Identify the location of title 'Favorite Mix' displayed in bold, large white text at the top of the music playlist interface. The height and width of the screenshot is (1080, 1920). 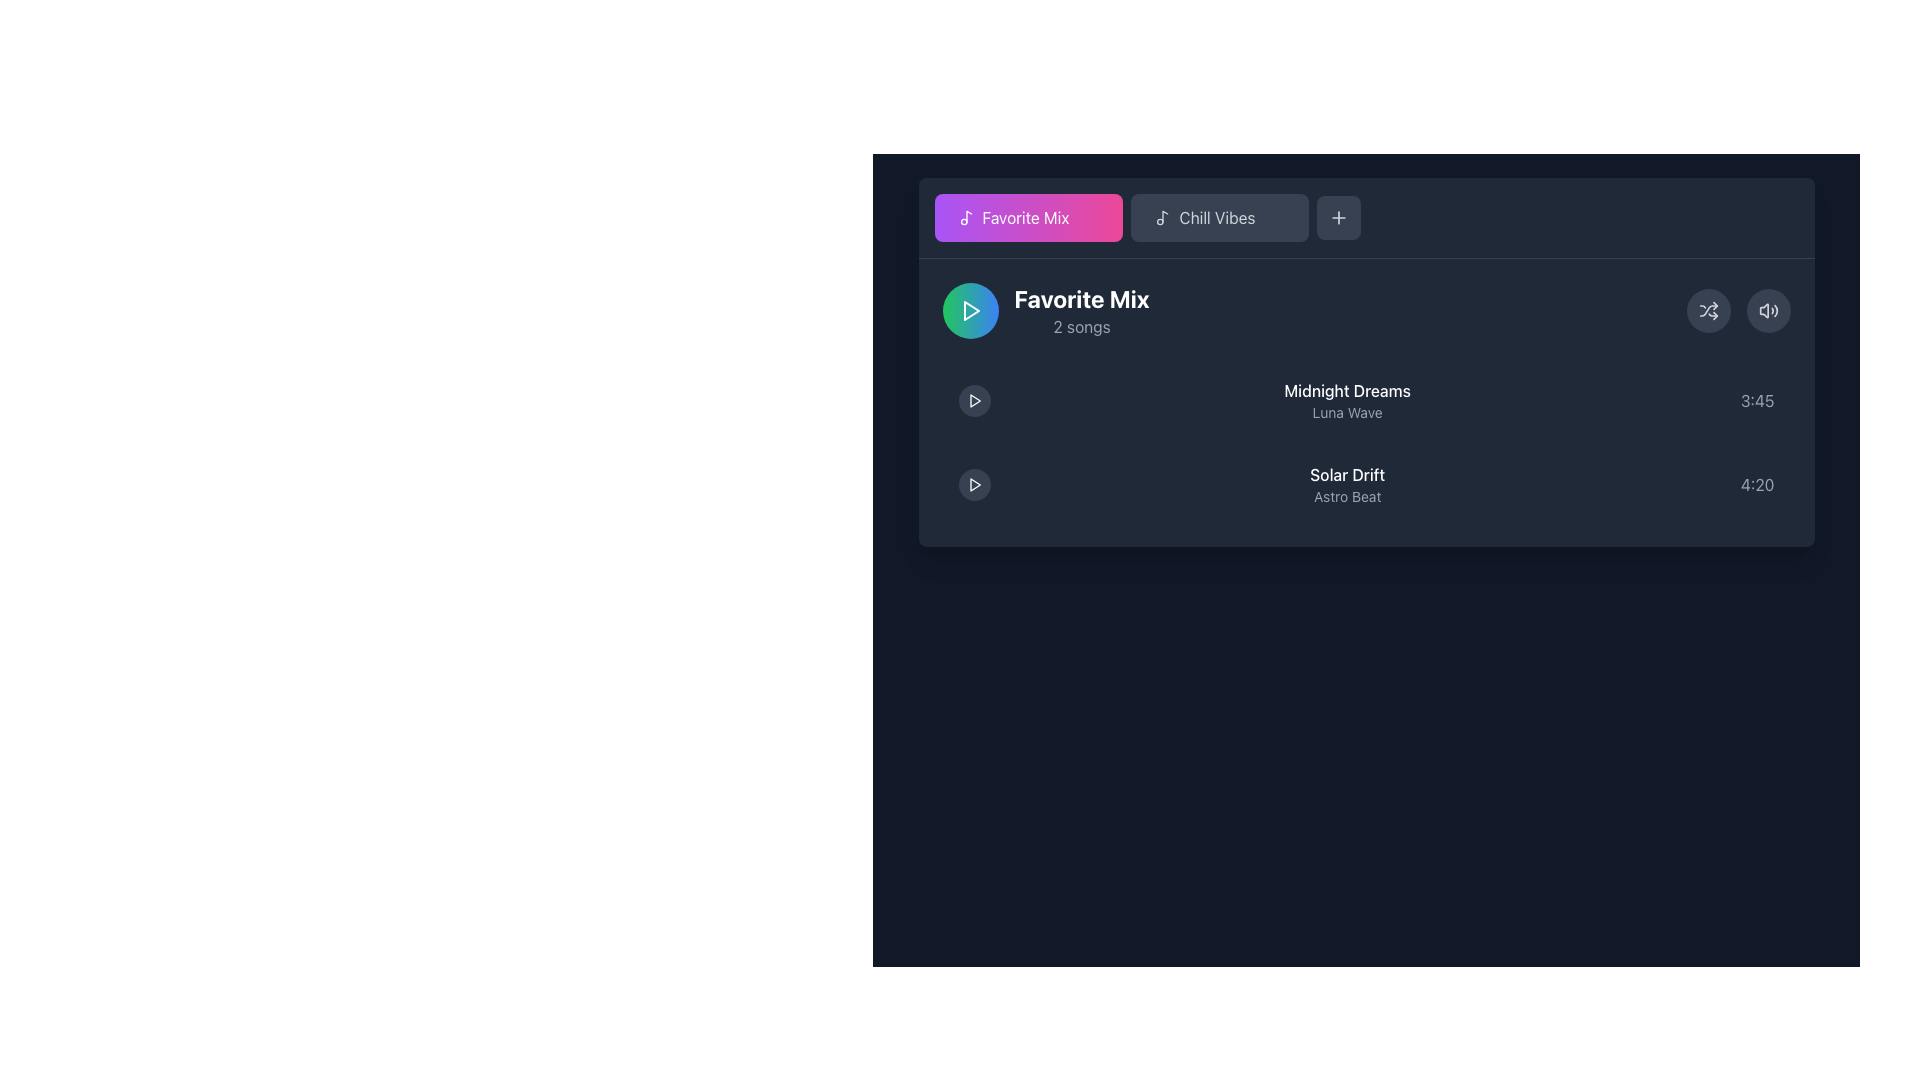
(1081, 299).